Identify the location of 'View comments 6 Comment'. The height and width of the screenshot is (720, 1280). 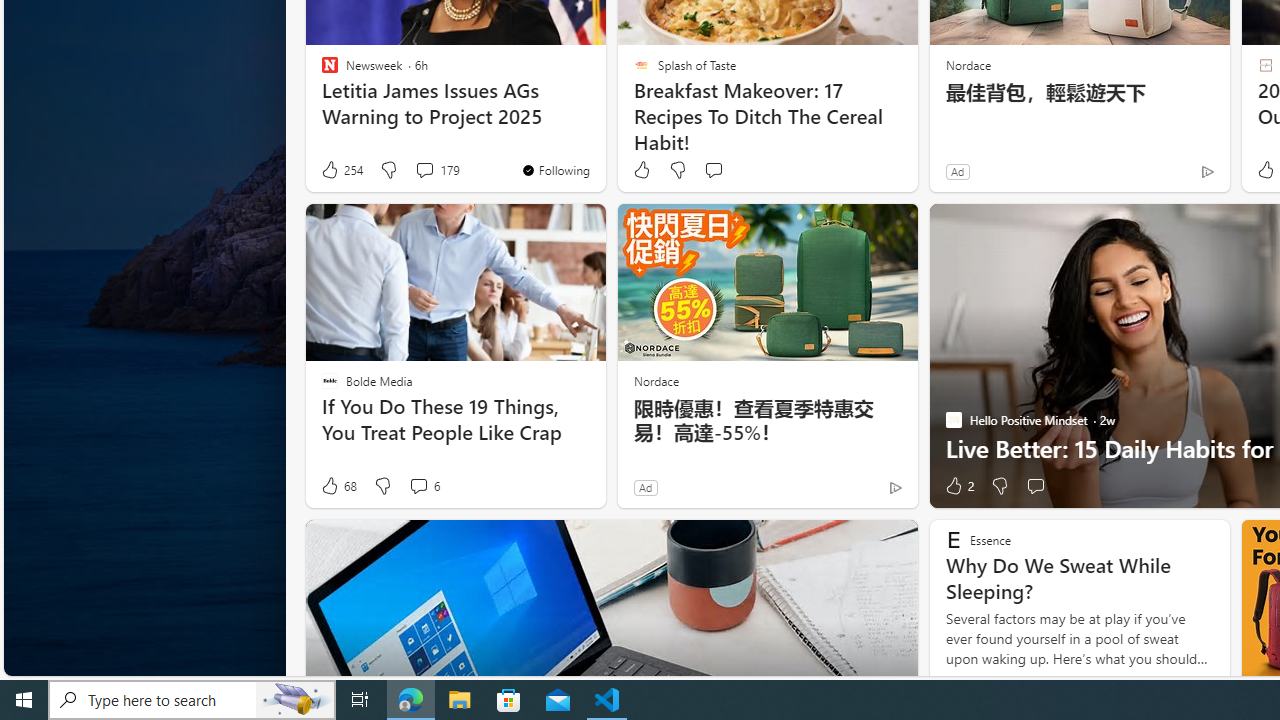
(422, 486).